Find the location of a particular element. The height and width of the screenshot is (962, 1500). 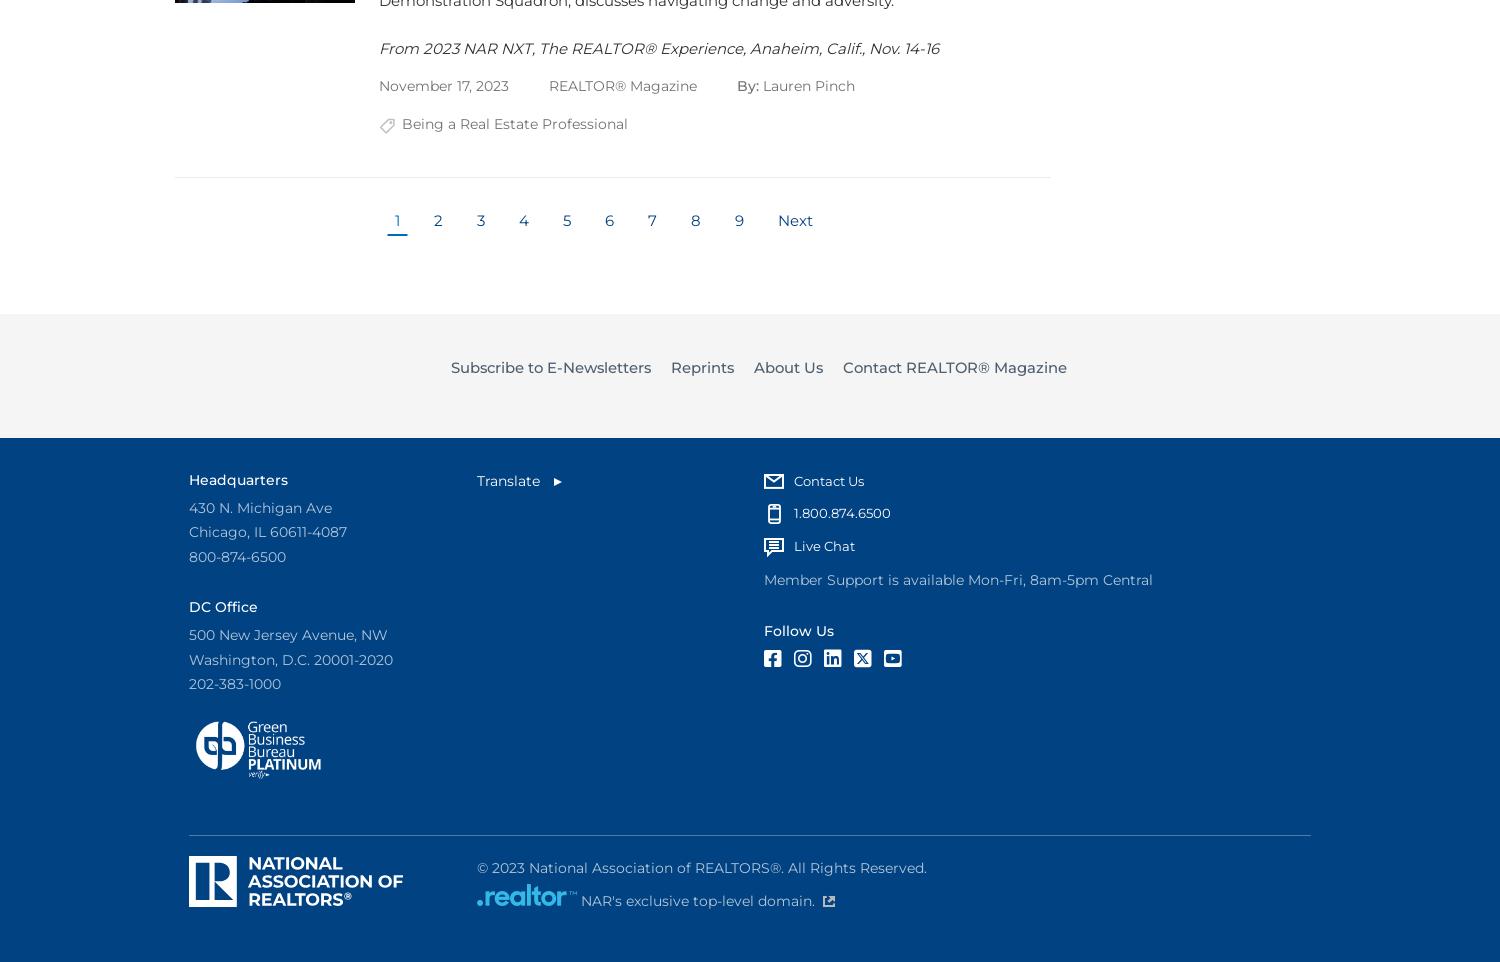

'Contact REALTOR® Magazine' is located at coordinates (953, 367).